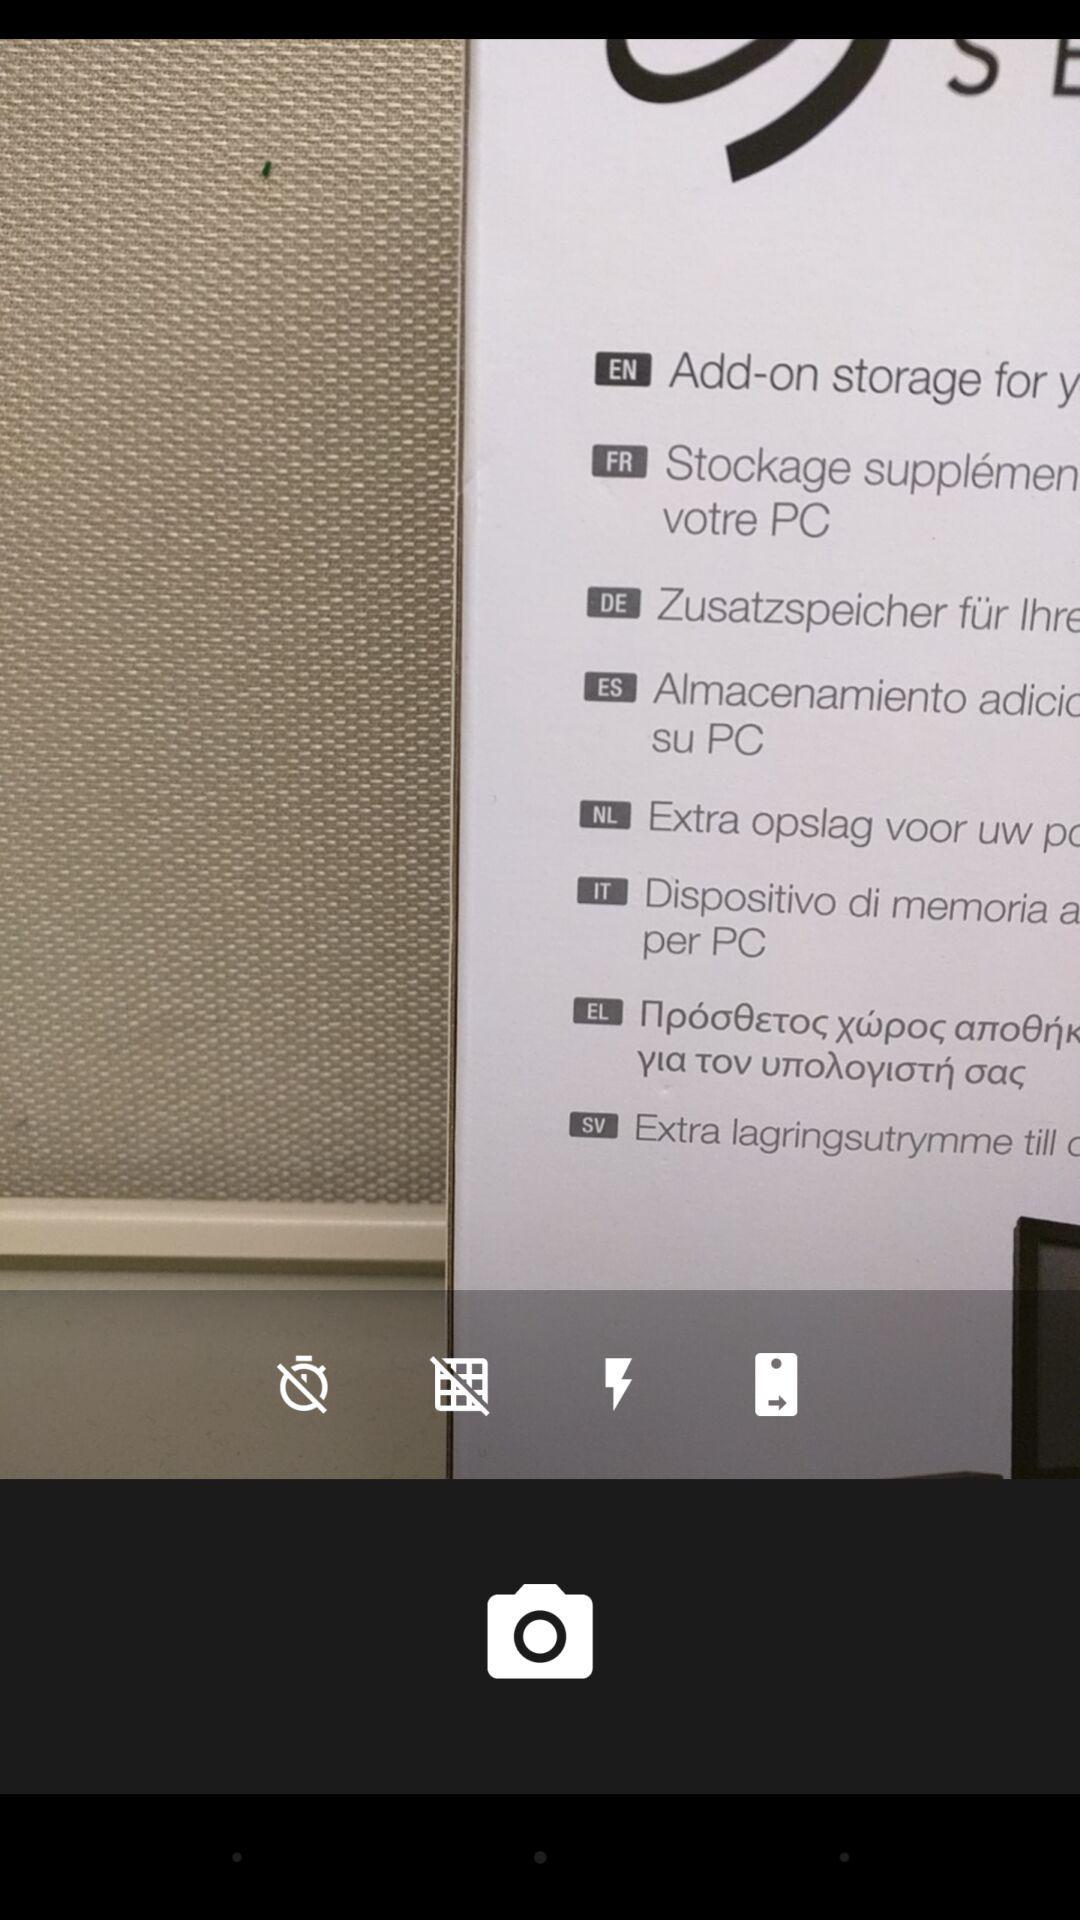 The width and height of the screenshot is (1080, 1920). Describe the element at coordinates (617, 1383) in the screenshot. I see `the flash icon` at that location.